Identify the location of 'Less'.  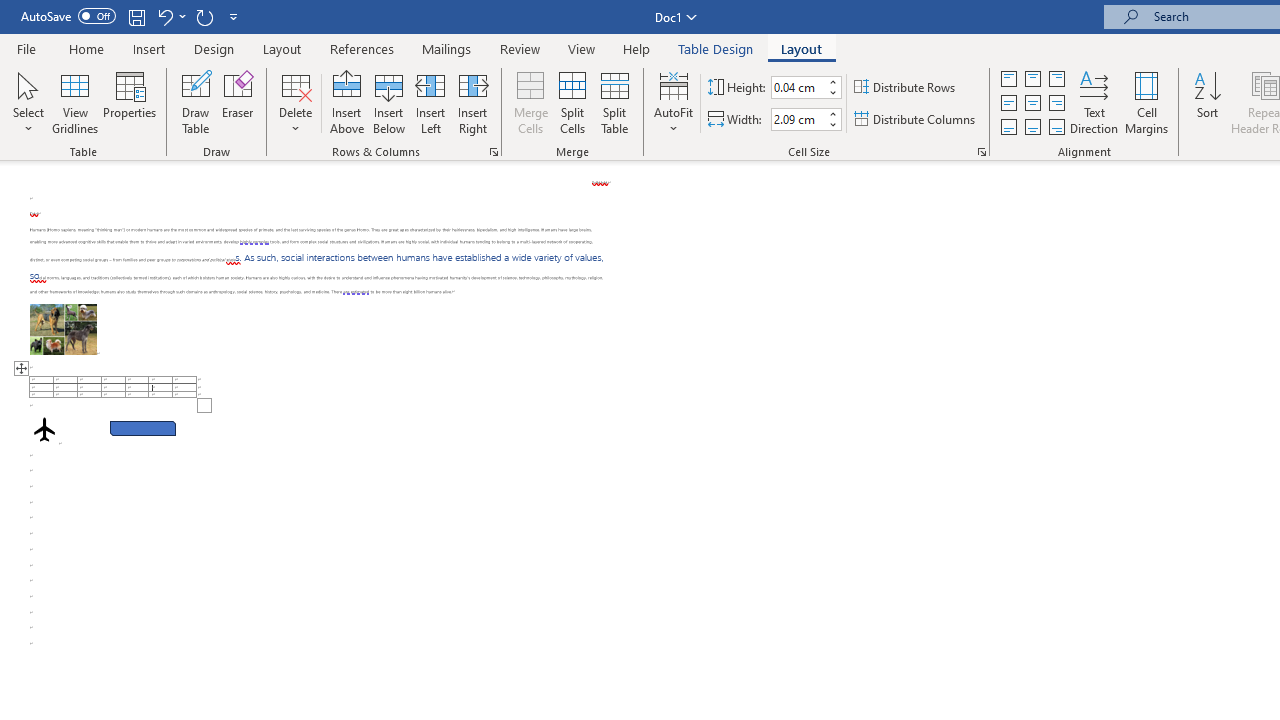
(832, 124).